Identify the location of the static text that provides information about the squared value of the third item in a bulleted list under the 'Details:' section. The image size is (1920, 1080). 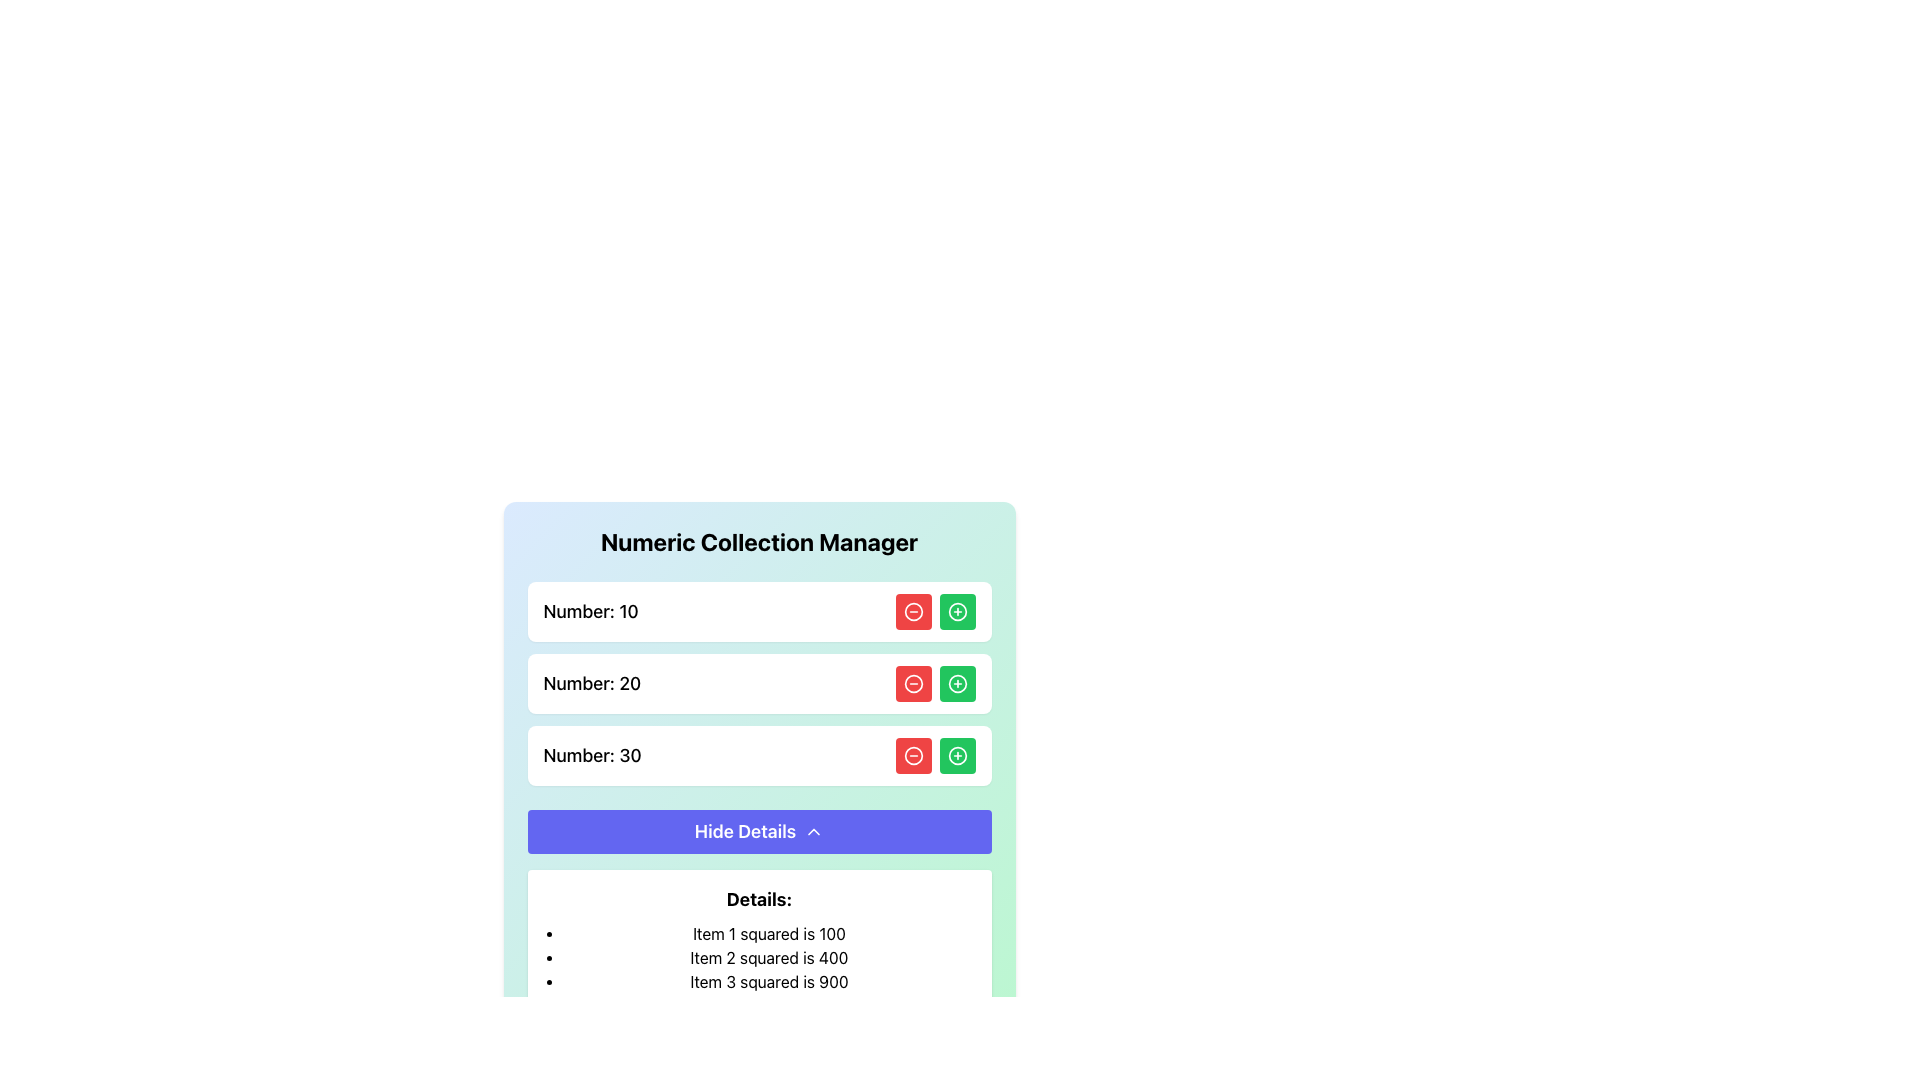
(768, 981).